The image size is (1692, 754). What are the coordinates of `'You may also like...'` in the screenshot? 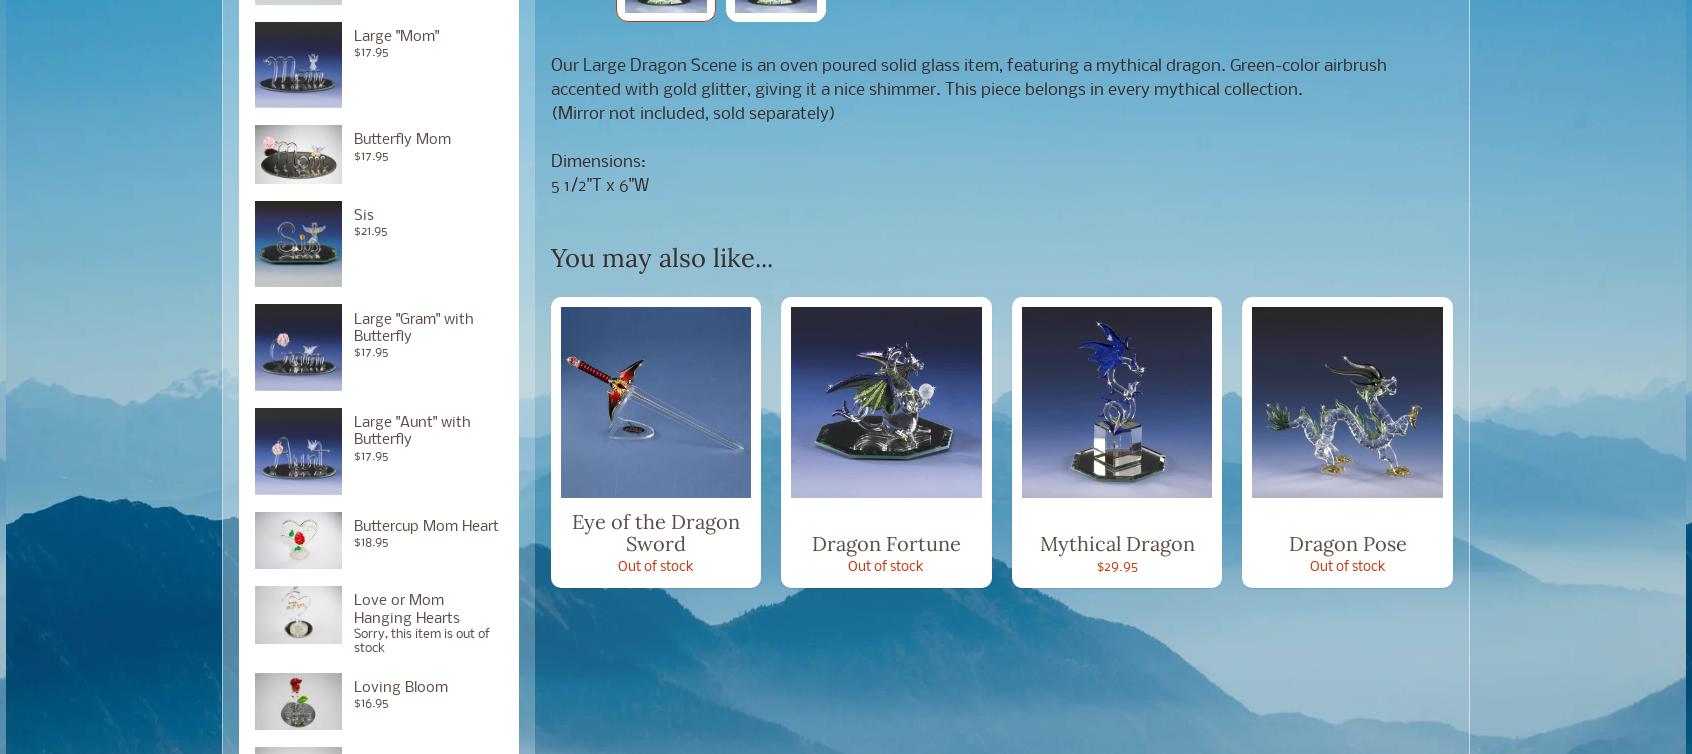 It's located at (550, 255).